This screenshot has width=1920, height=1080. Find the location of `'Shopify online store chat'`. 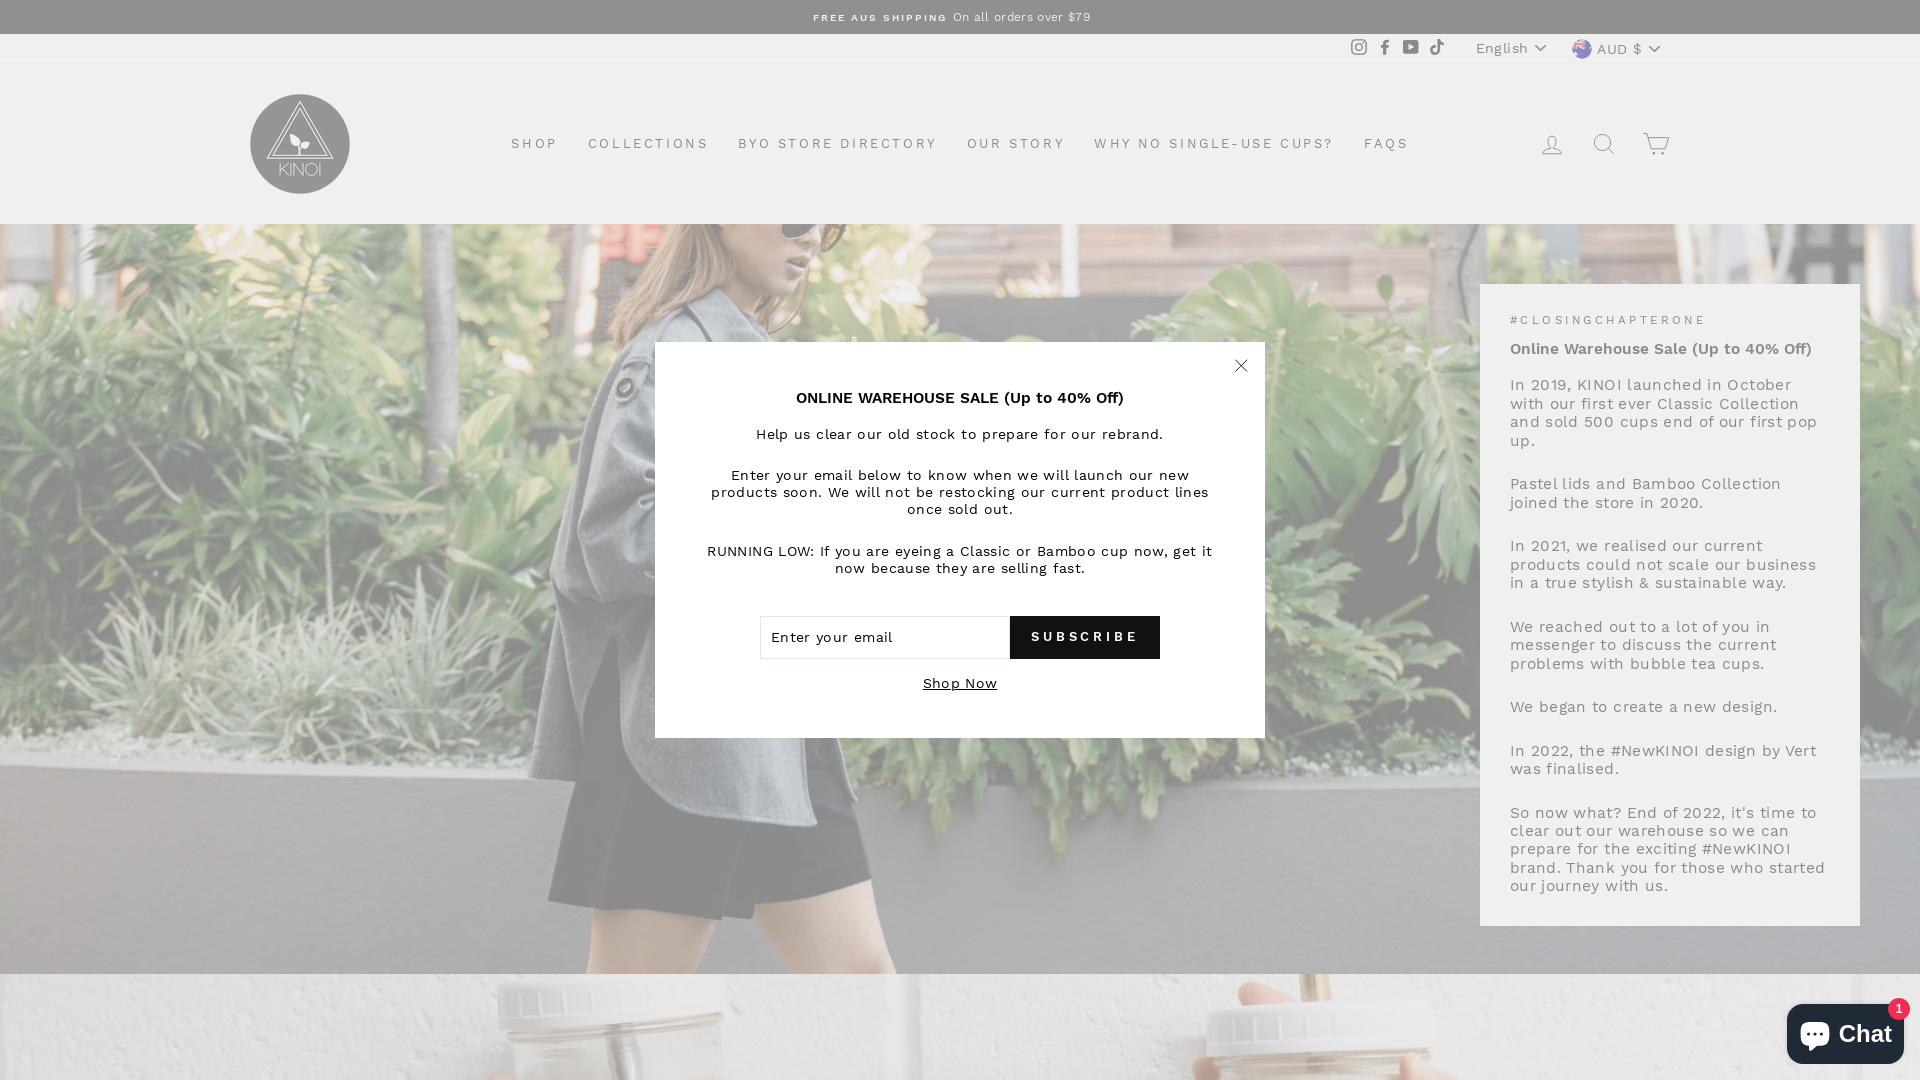

'Shopify online store chat' is located at coordinates (1844, 1029).